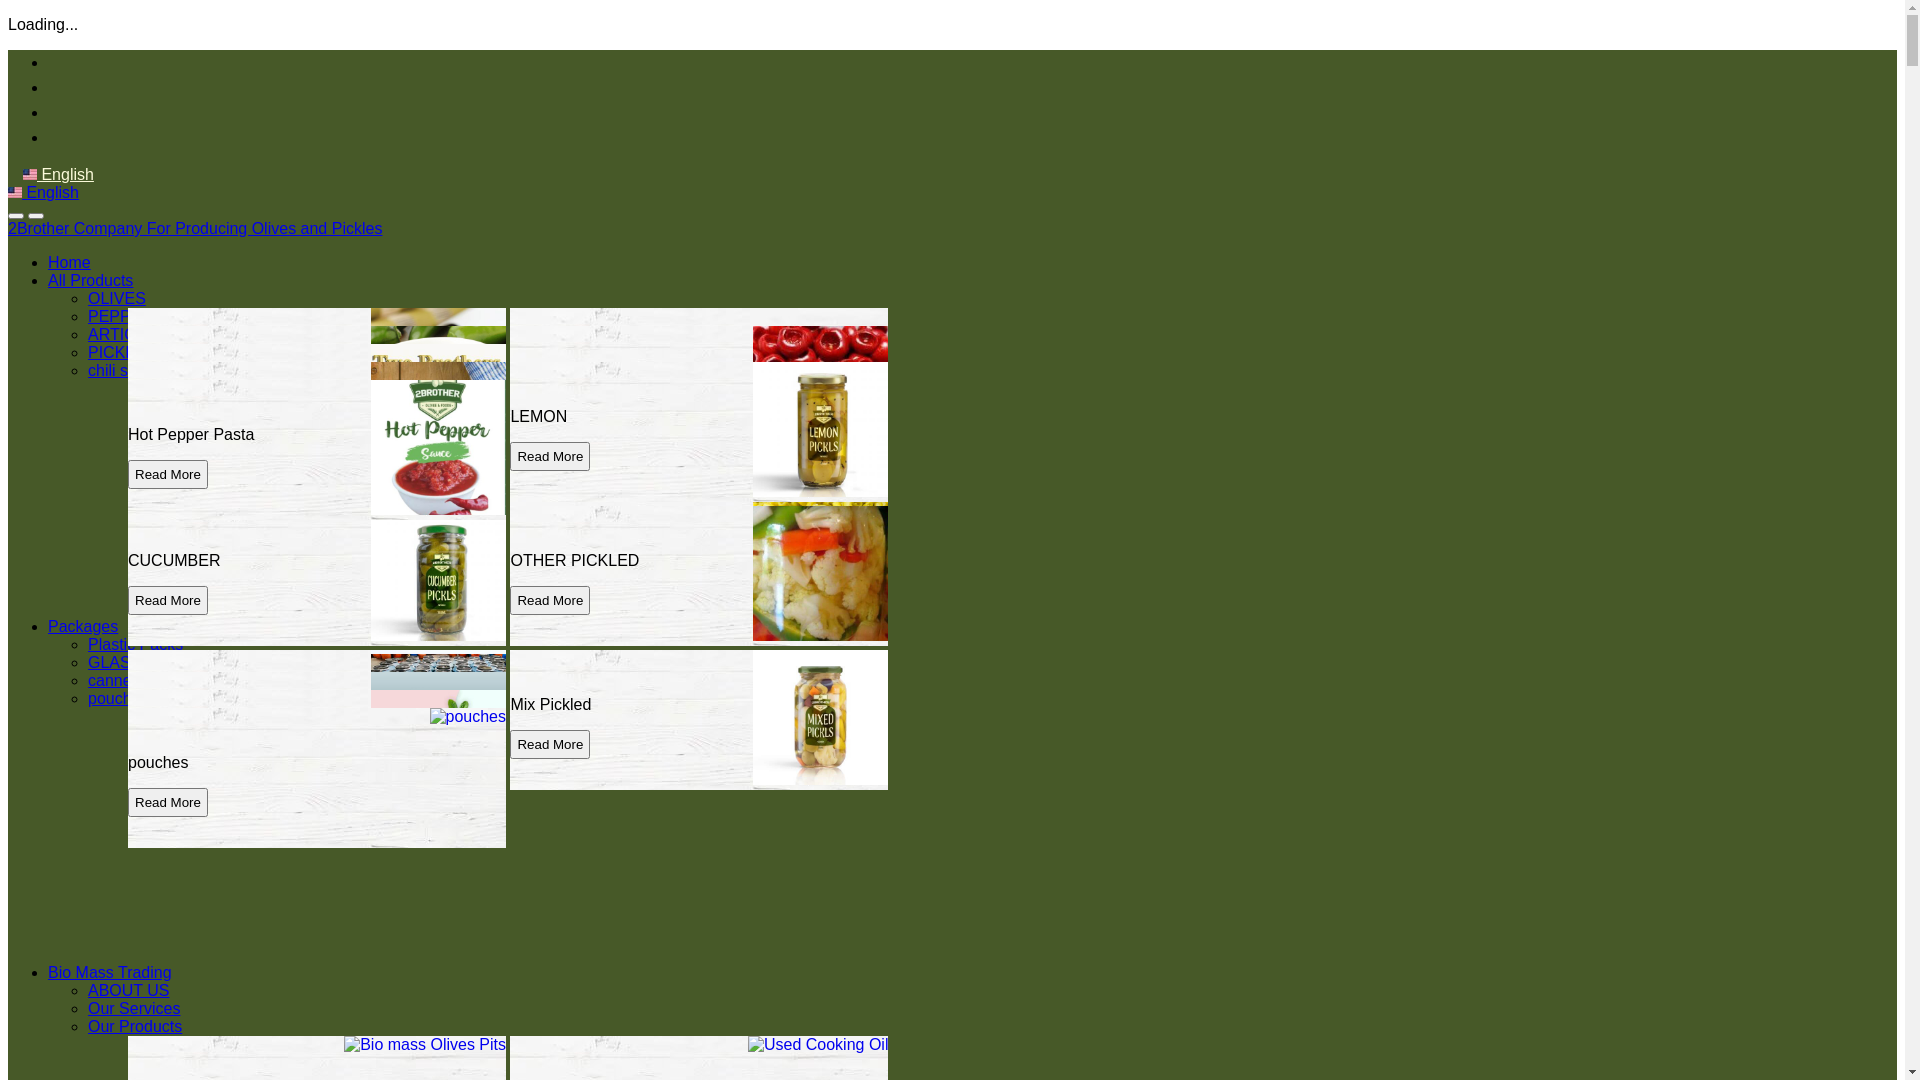  Describe the element at coordinates (168, 456) in the screenshot. I see `'Read More'` at that location.